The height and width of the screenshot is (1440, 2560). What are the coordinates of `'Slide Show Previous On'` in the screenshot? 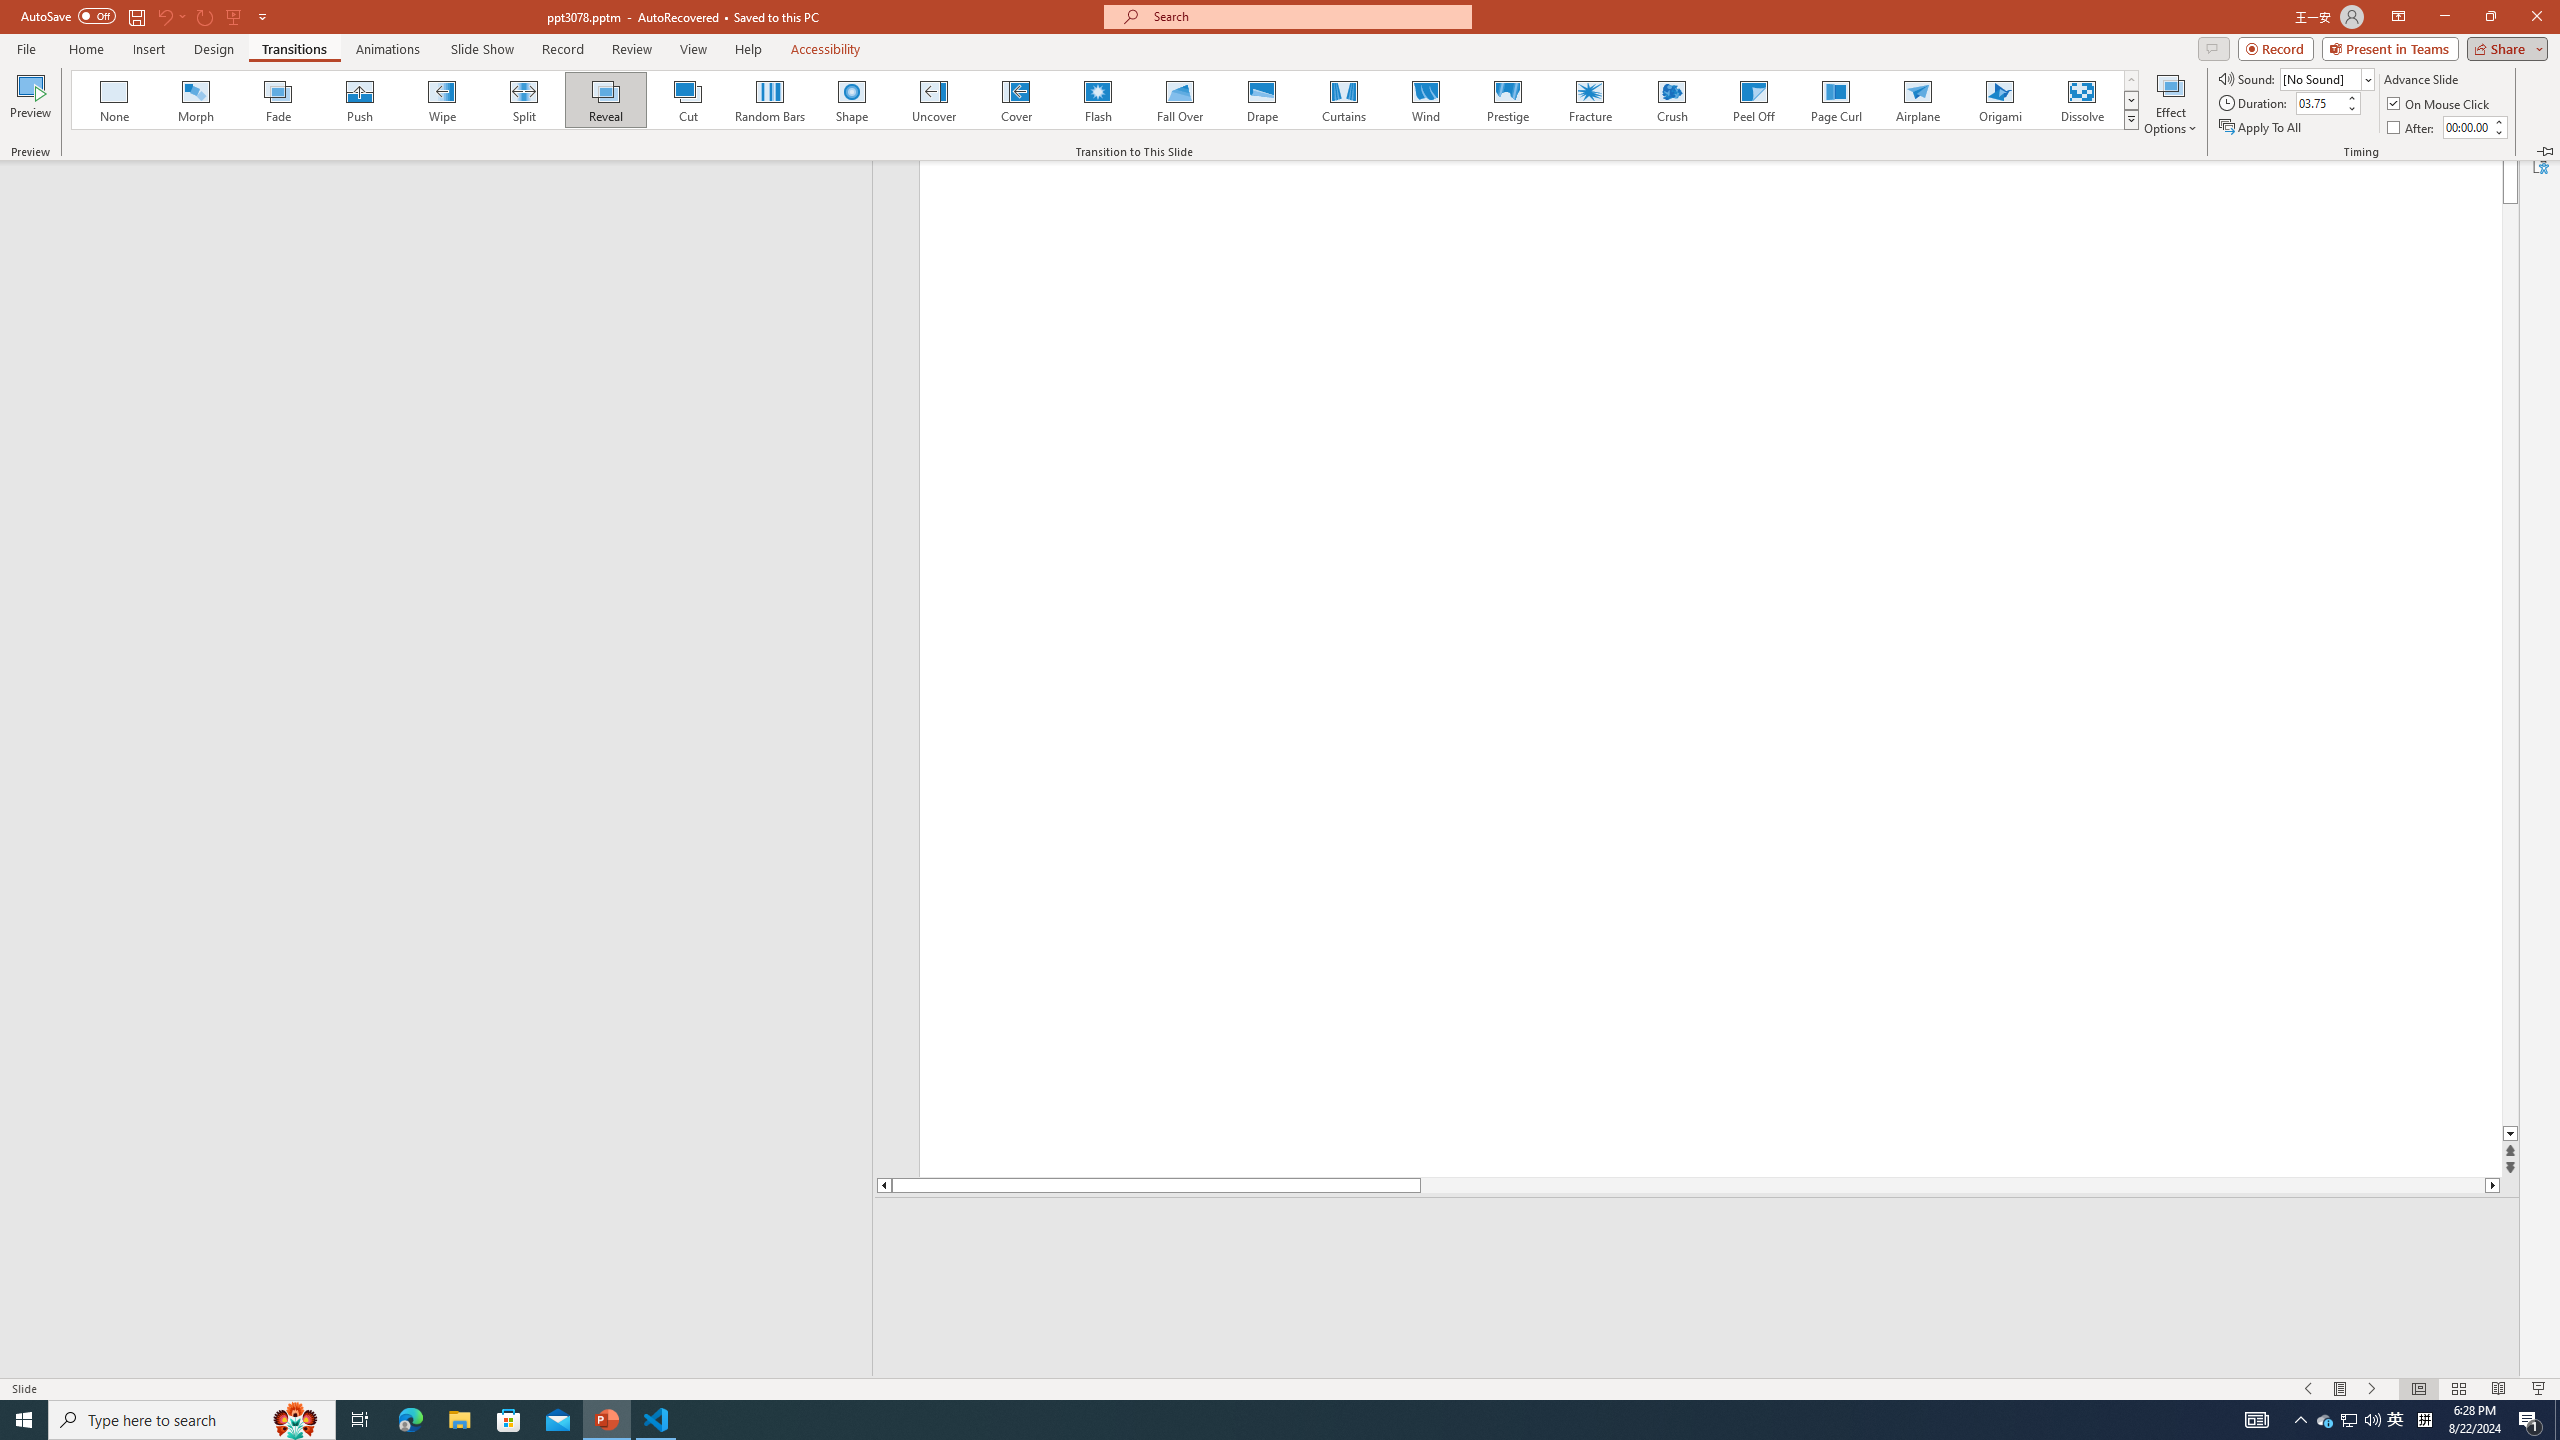 It's located at (2308, 1389).